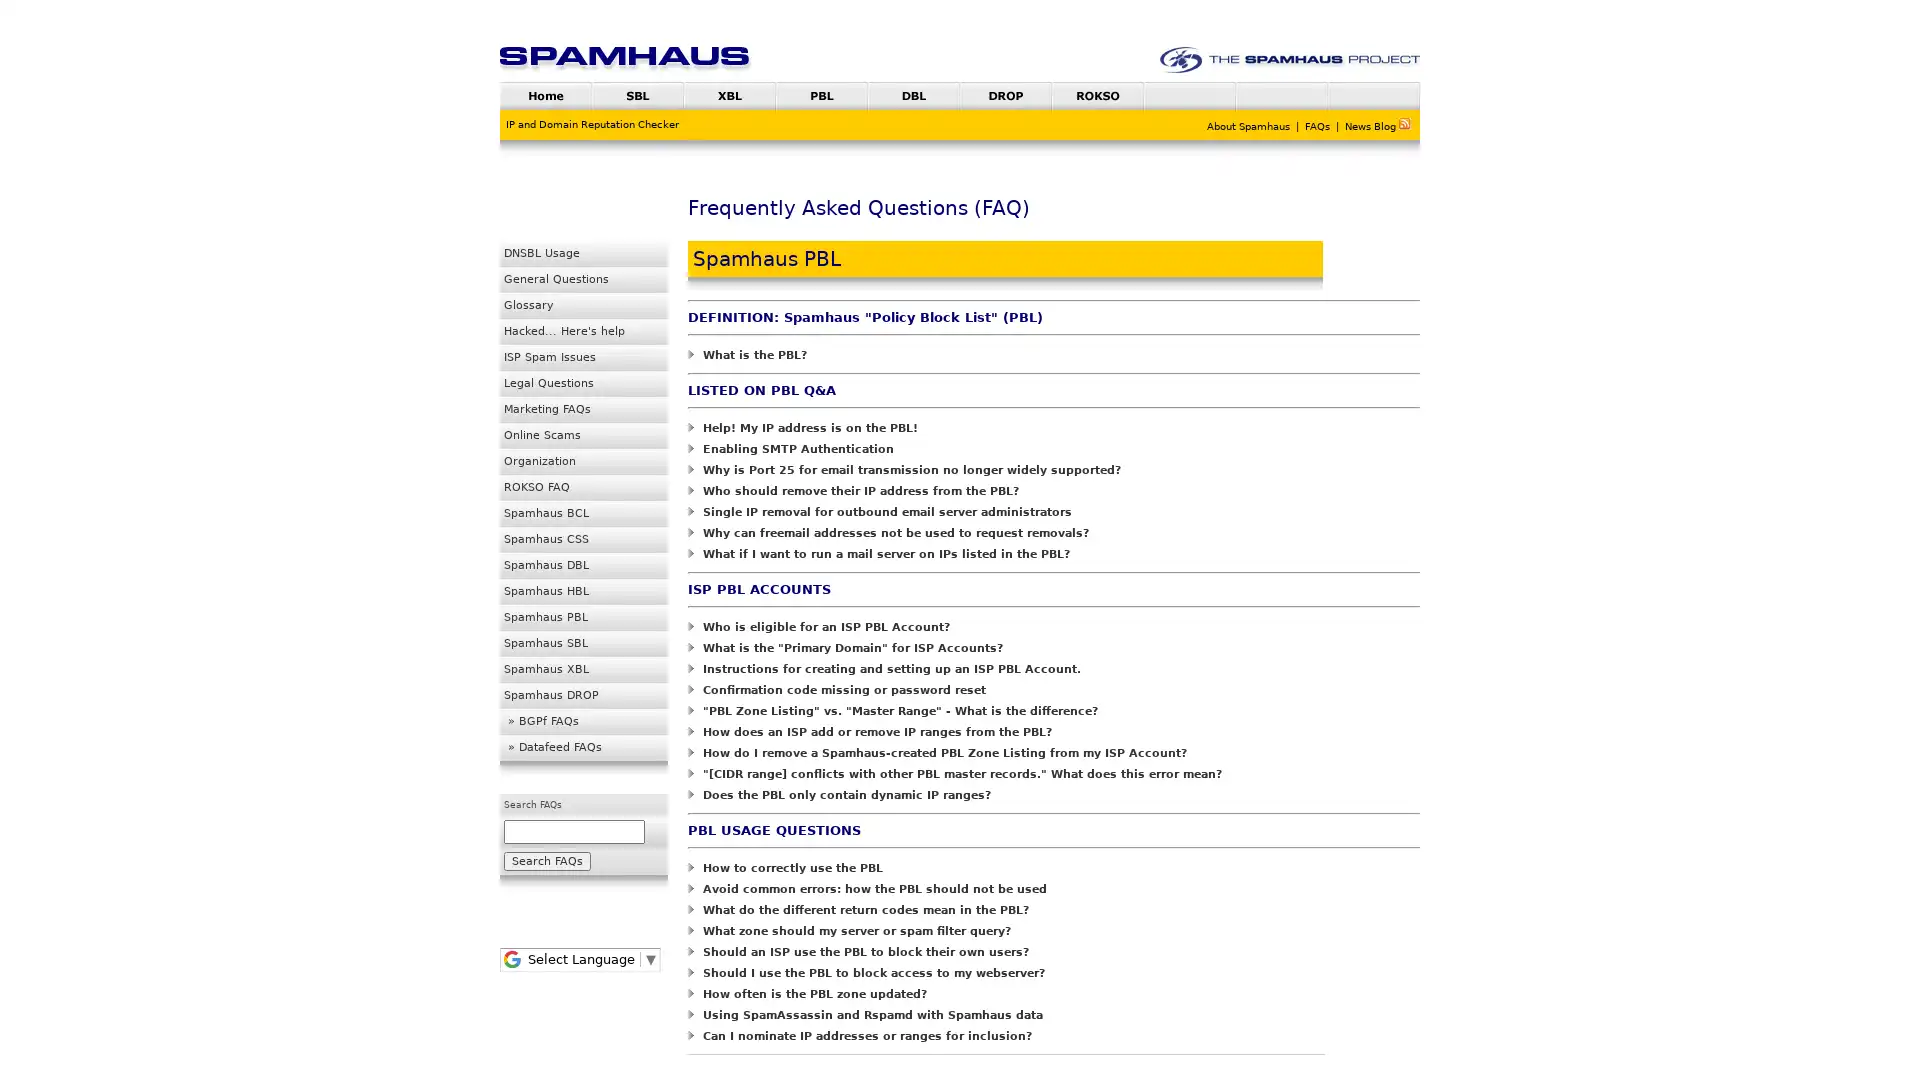  What do you see at coordinates (547, 860) in the screenshot?
I see `Search FAQs` at bounding box center [547, 860].